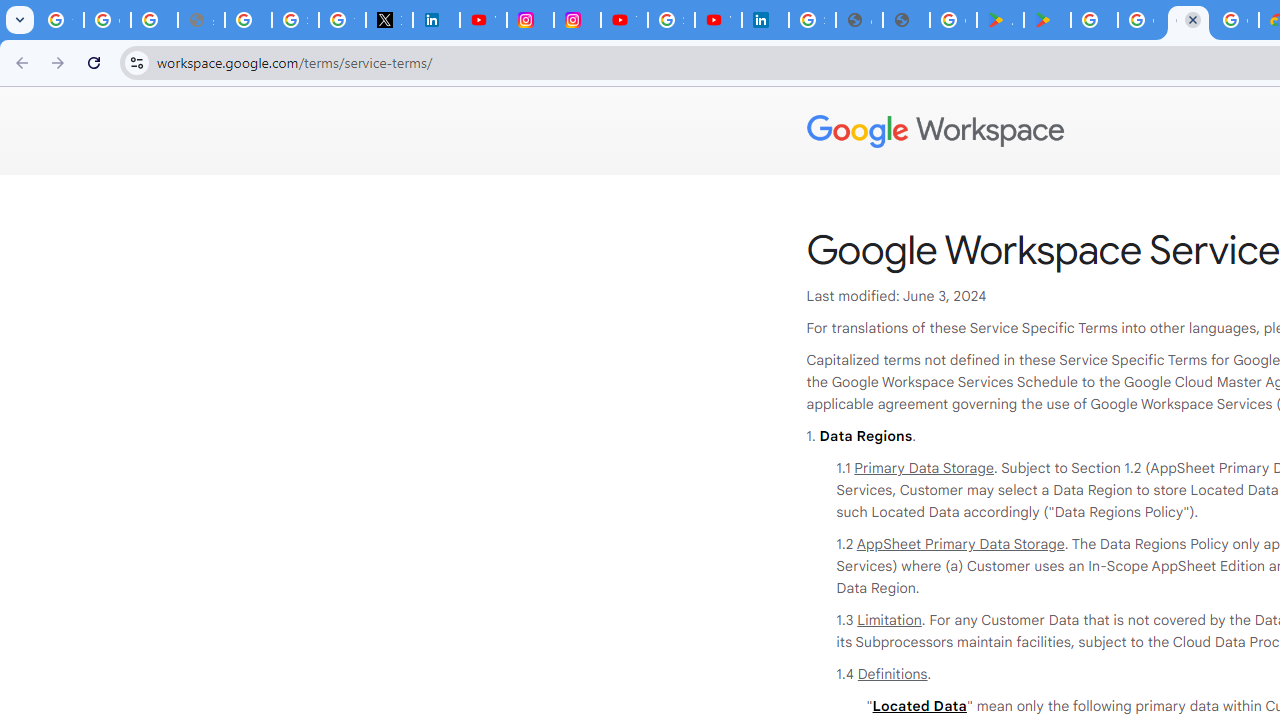 The image size is (1280, 720). I want to click on 'Google Workspace - Specific Terms', so click(1188, 20).